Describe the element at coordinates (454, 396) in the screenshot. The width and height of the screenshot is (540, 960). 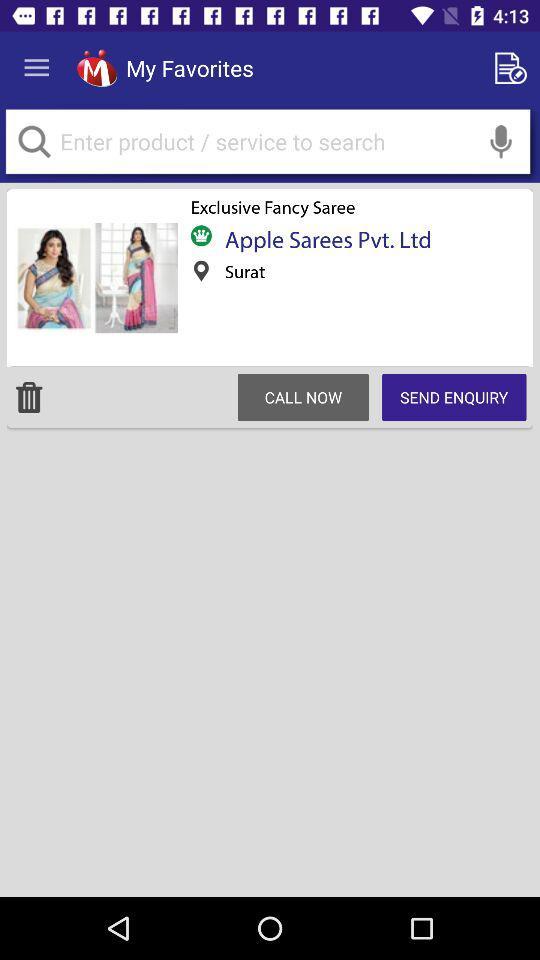
I see `the send enquiry on the right` at that location.